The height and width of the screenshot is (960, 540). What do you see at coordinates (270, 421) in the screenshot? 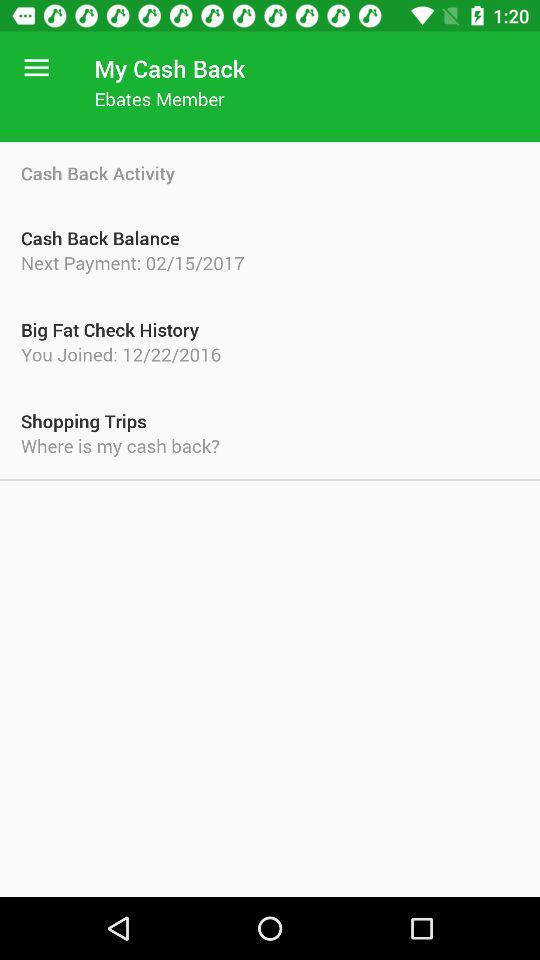
I see `shopping trips` at bounding box center [270, 421].